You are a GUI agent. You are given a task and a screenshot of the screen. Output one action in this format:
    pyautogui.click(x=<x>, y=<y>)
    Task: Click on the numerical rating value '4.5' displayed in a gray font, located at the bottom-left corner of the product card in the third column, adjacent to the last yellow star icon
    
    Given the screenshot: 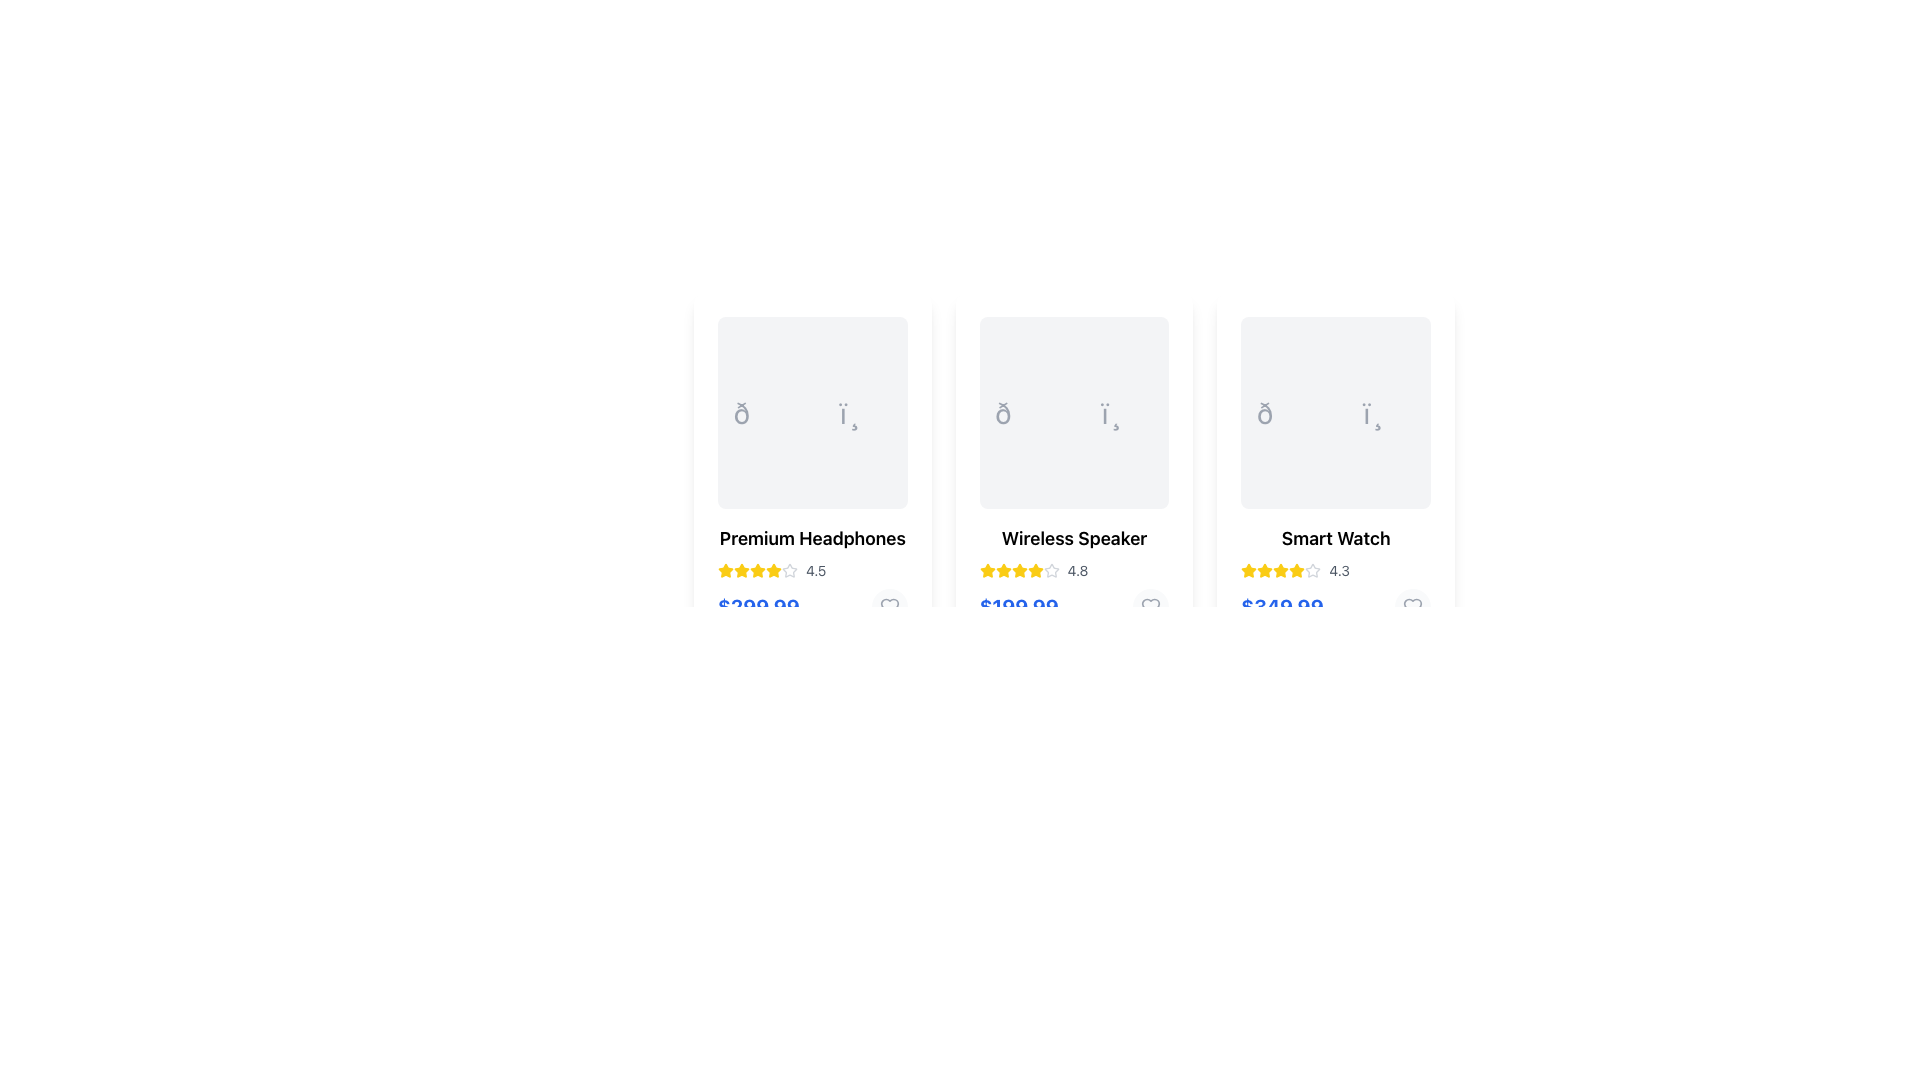 What is the action you would take?
    pyautogui.click(x=816, y=570)
    